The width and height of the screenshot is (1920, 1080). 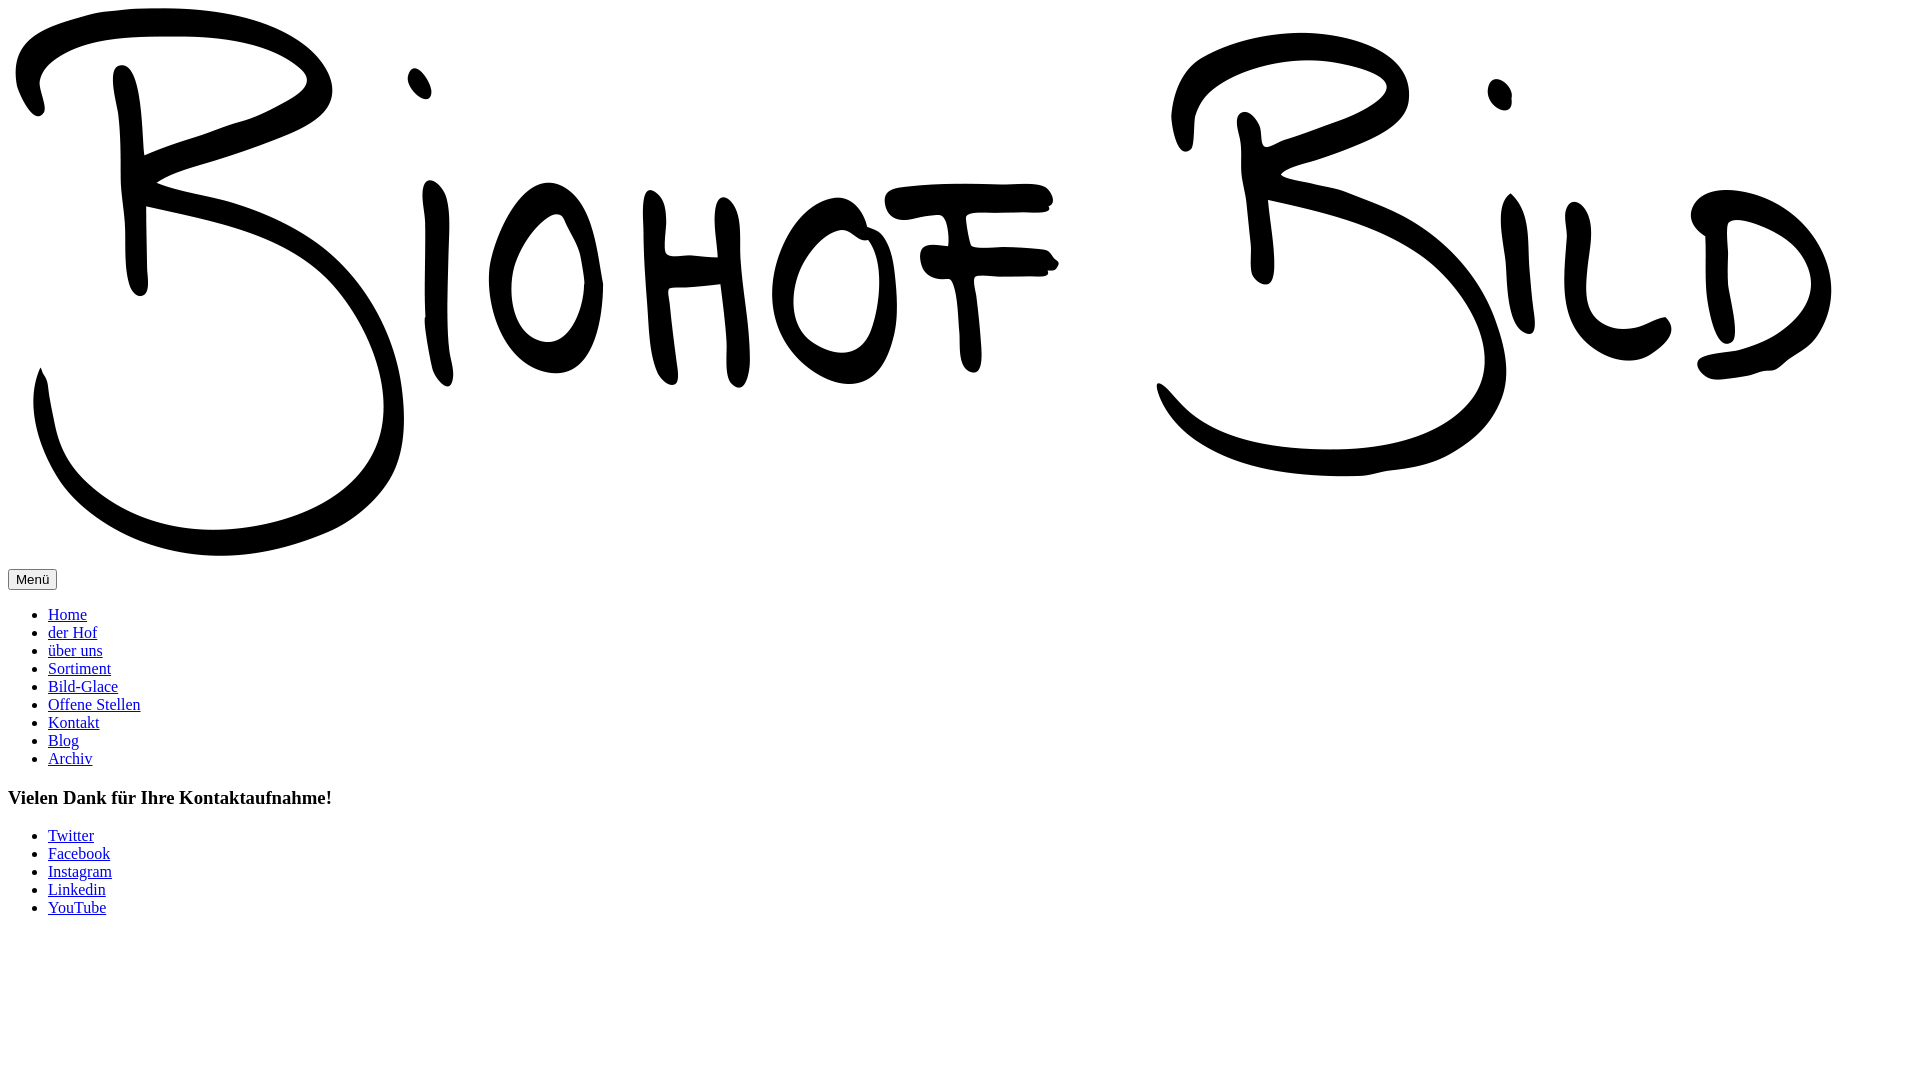 I want to click on 'Twitter', so click(x=48, y=835).